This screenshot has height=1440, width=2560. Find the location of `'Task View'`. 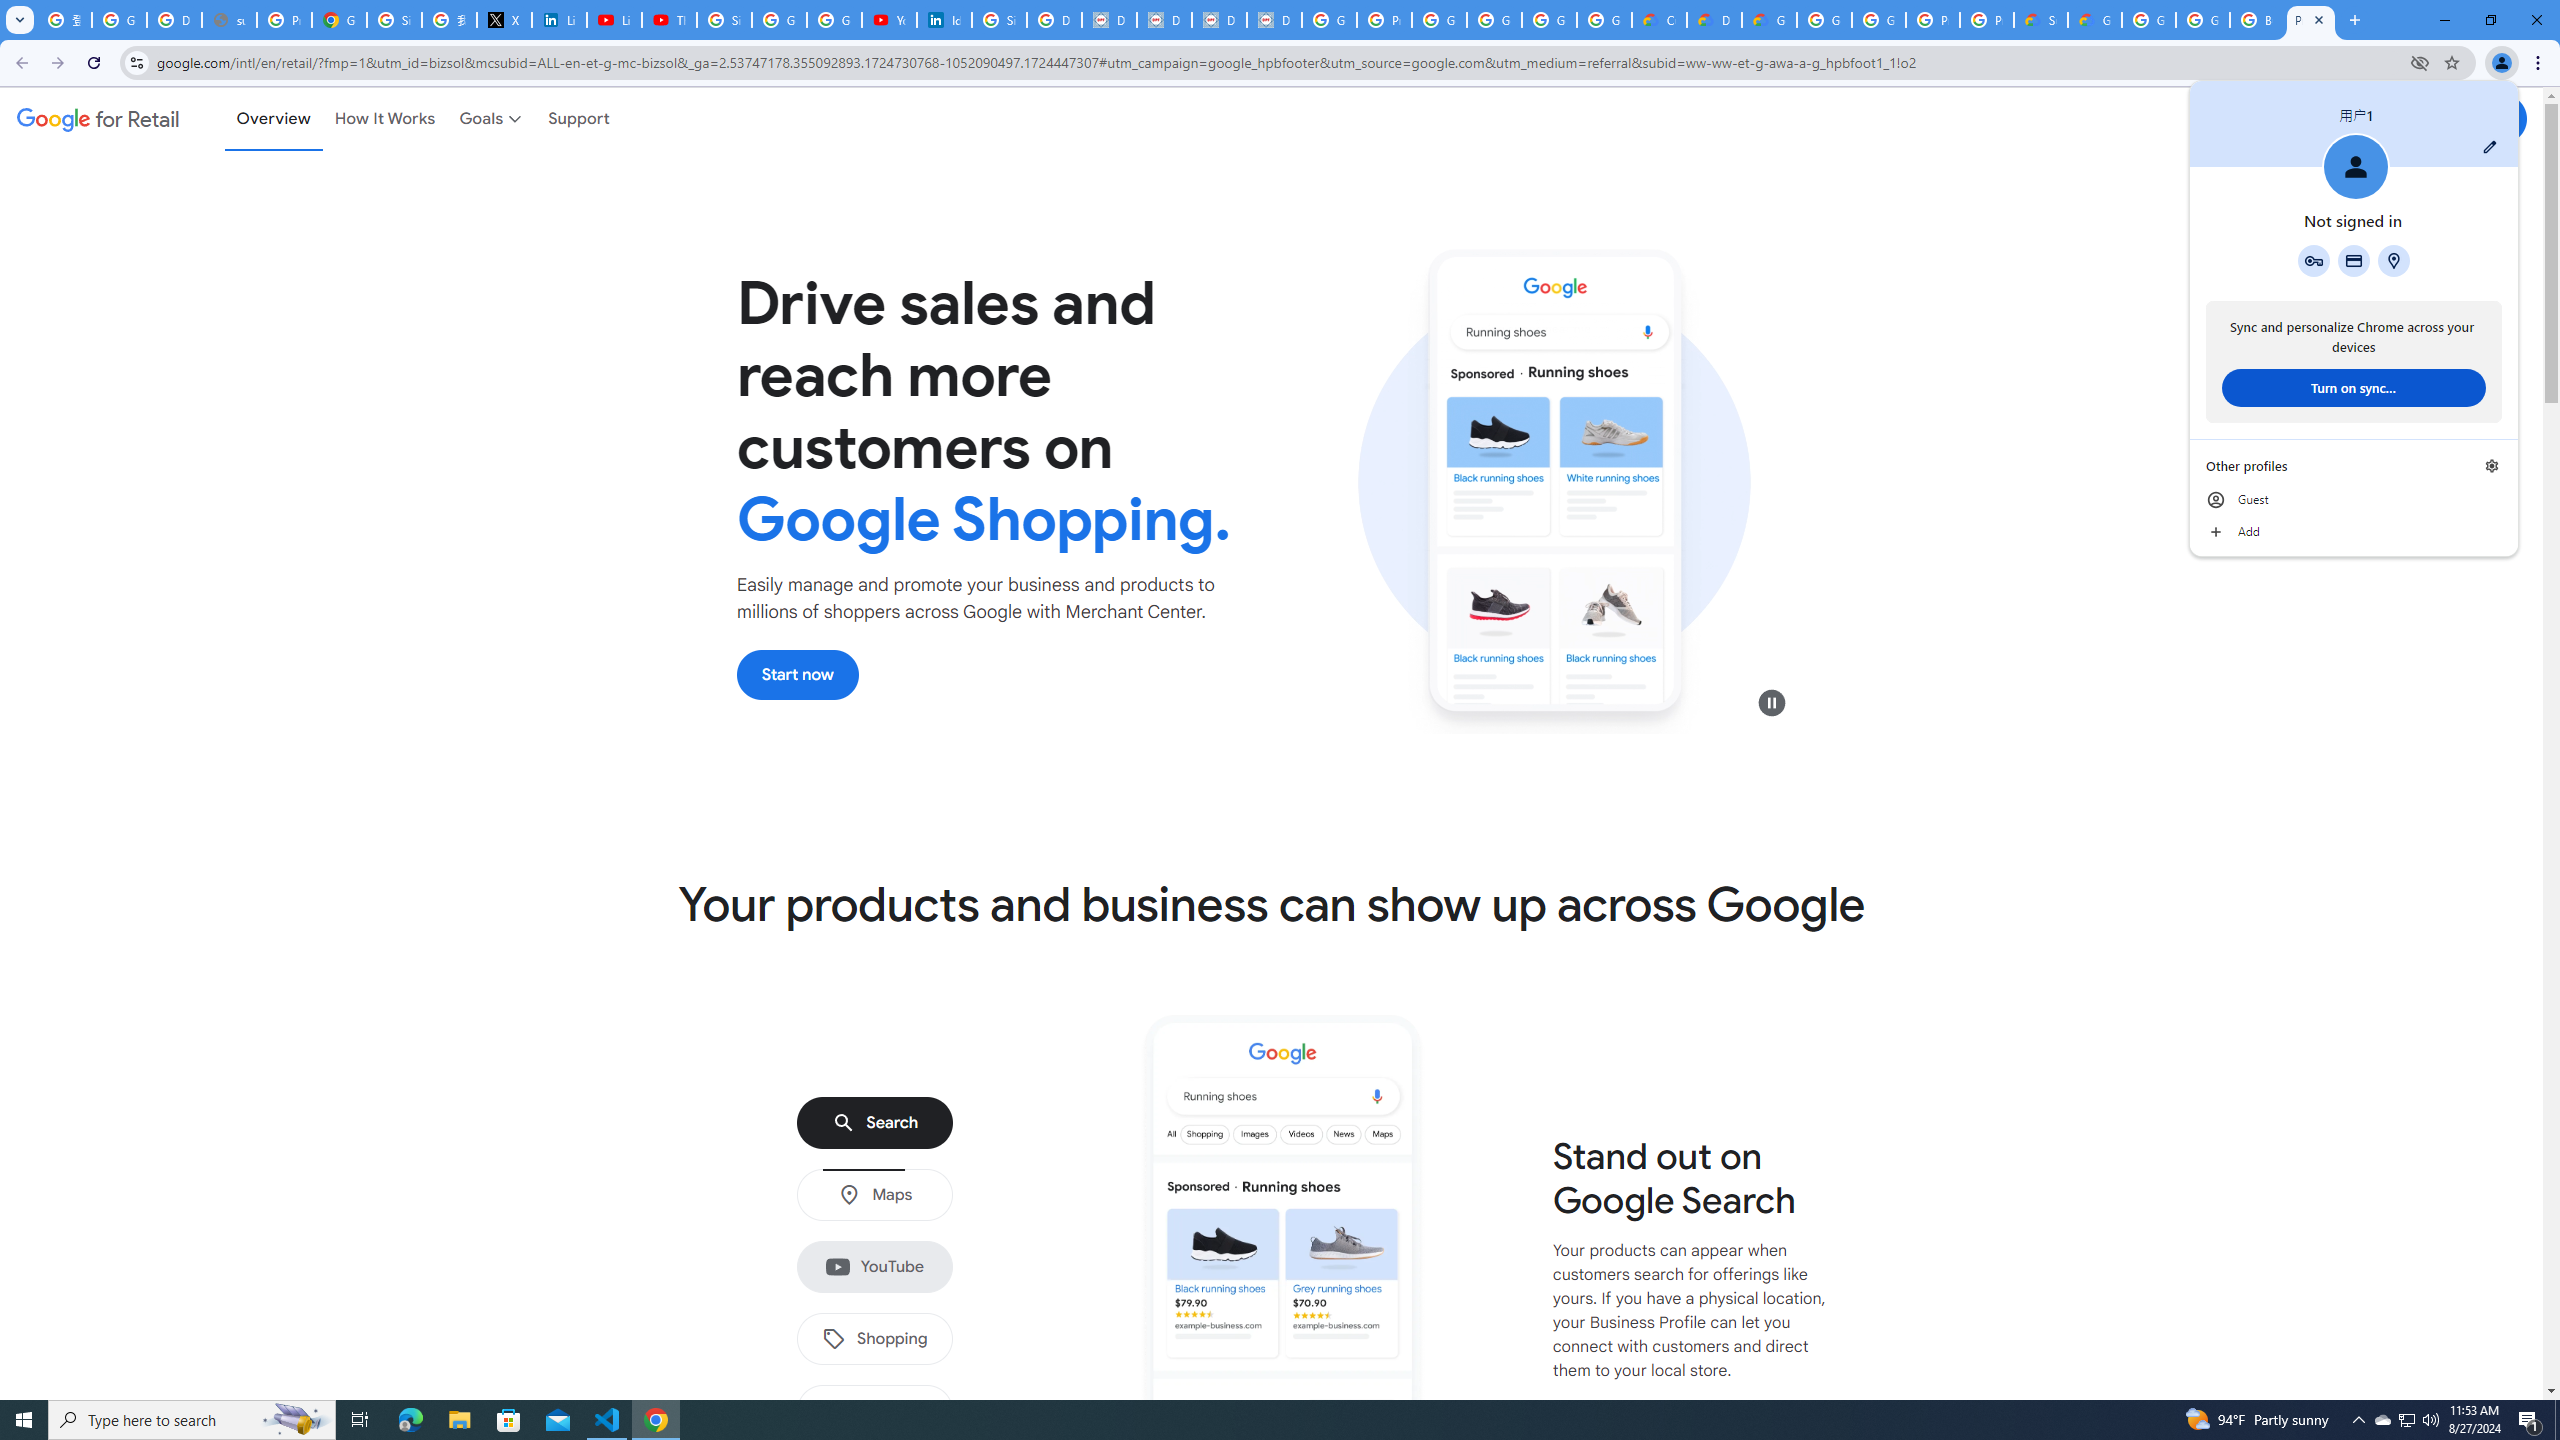

'Task View' is located at coordinates (358, 1418).